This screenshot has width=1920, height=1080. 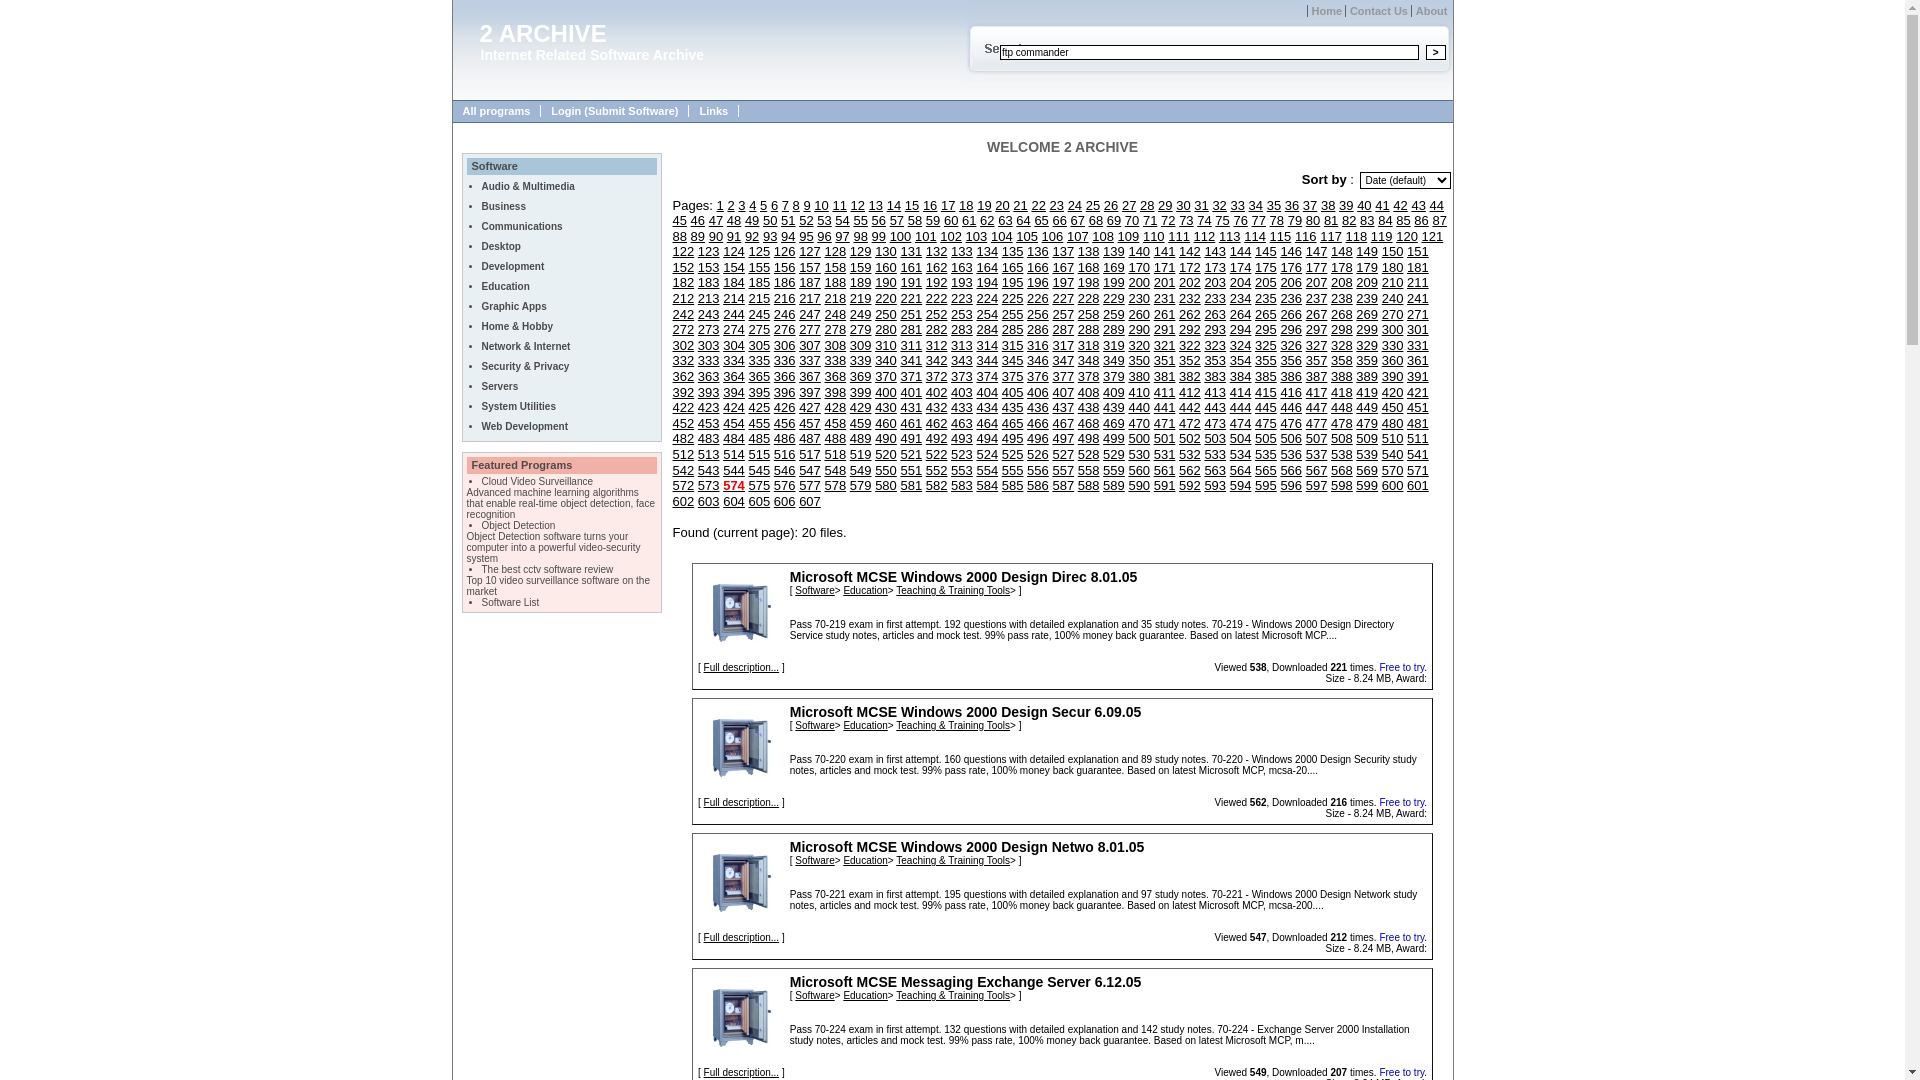 What do you see at coordinates (709, 250) in the screenshot?
I see `'123'` at bounding box center [709, 250].